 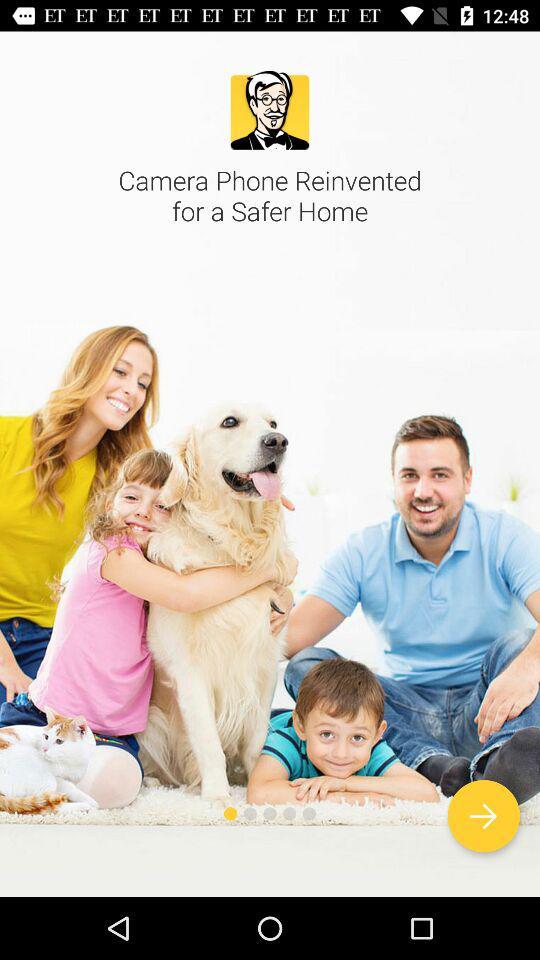 I want to click on the item below camera phone reinvented icon, so click(x=482, y=816).